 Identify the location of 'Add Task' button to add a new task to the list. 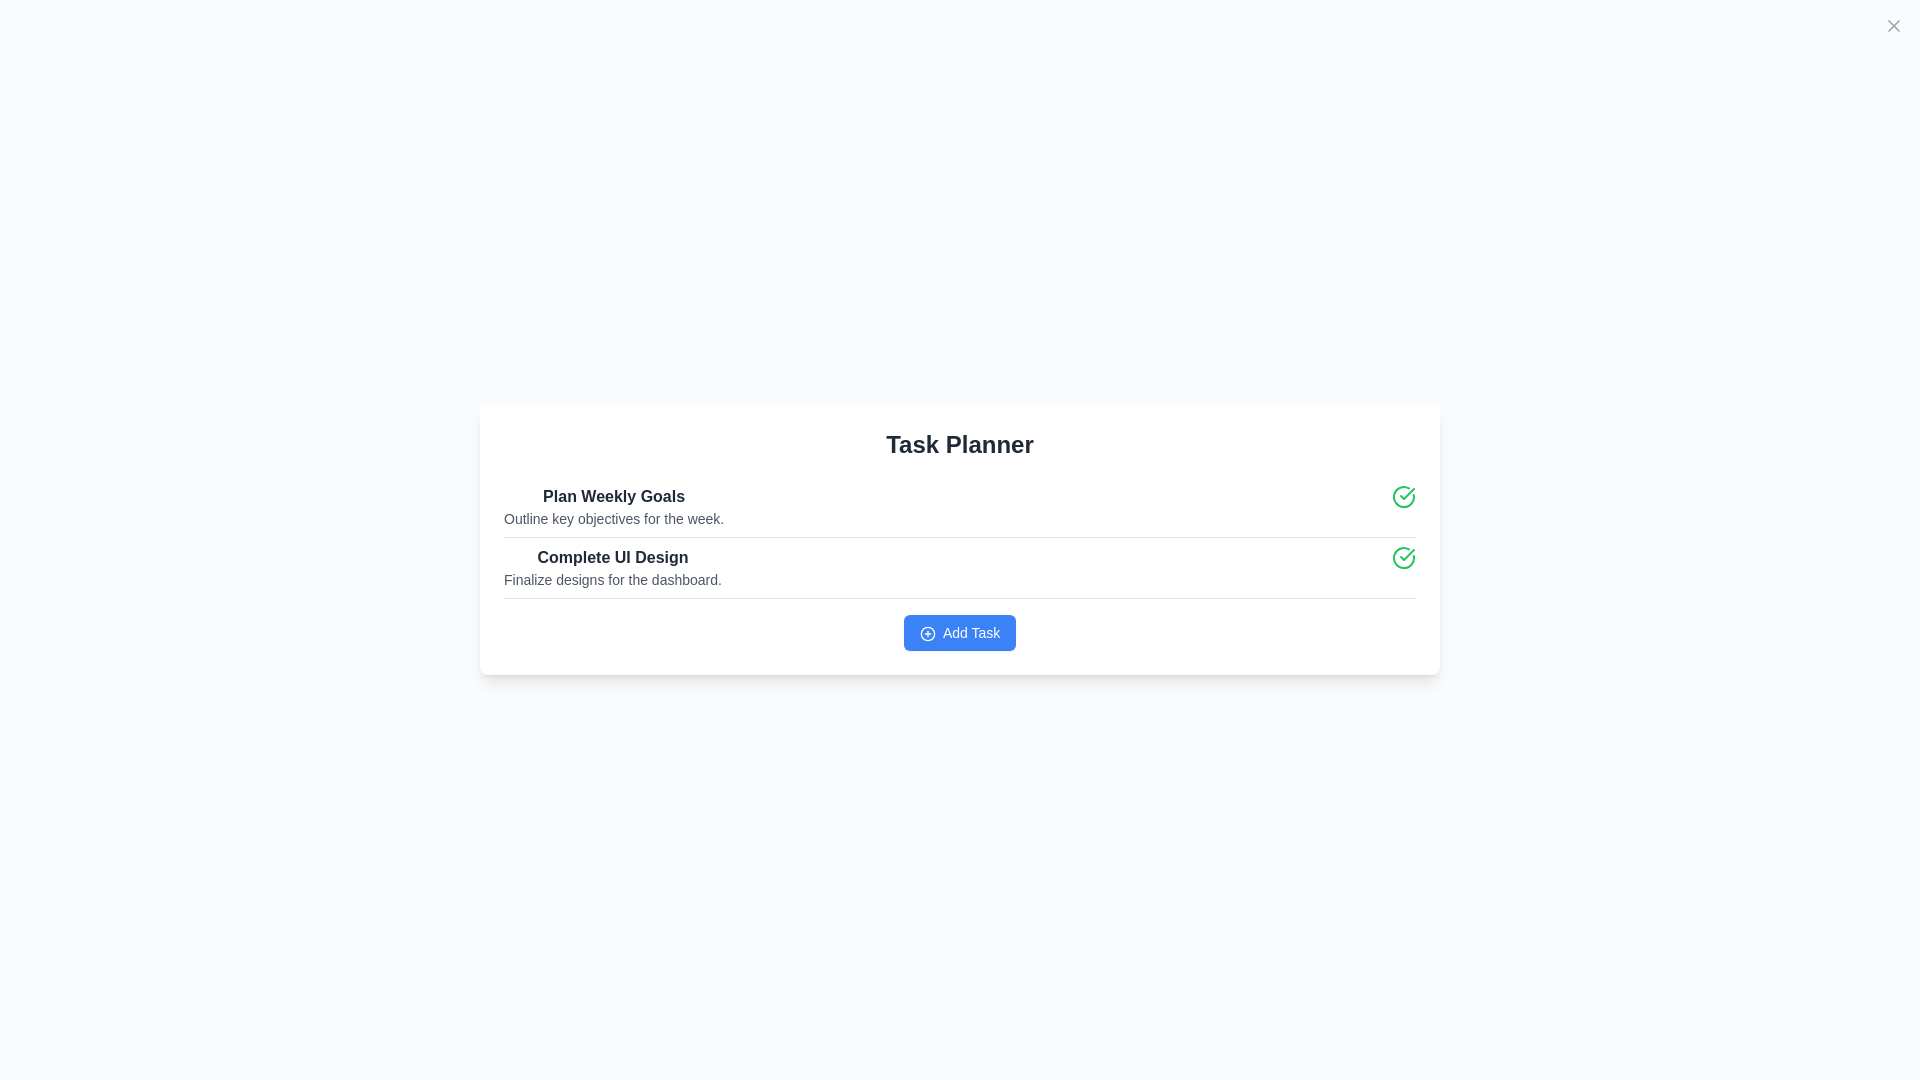
(960, 632).